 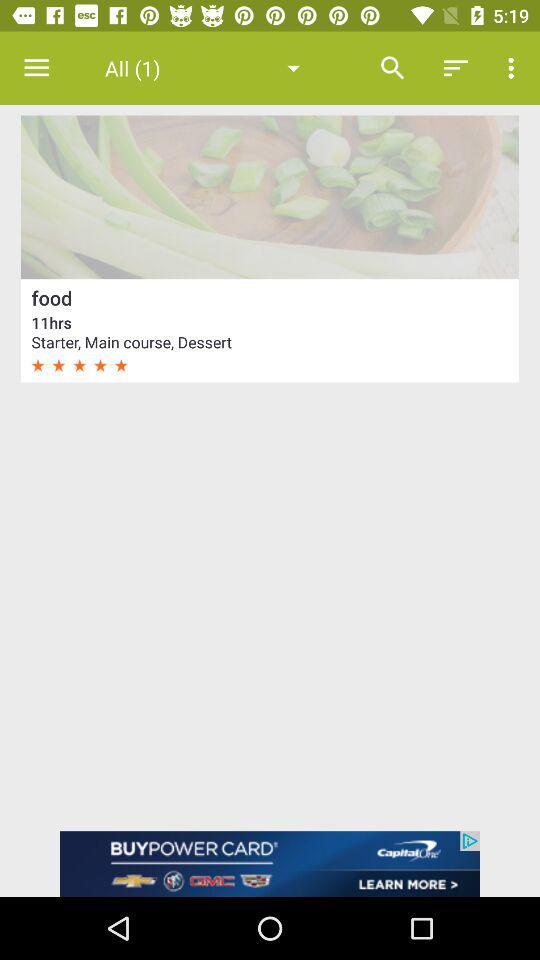 What do you see at coordinates (270, 863) in the screenshot?
I see `open an advertised app` at bounding box center [270, 863].